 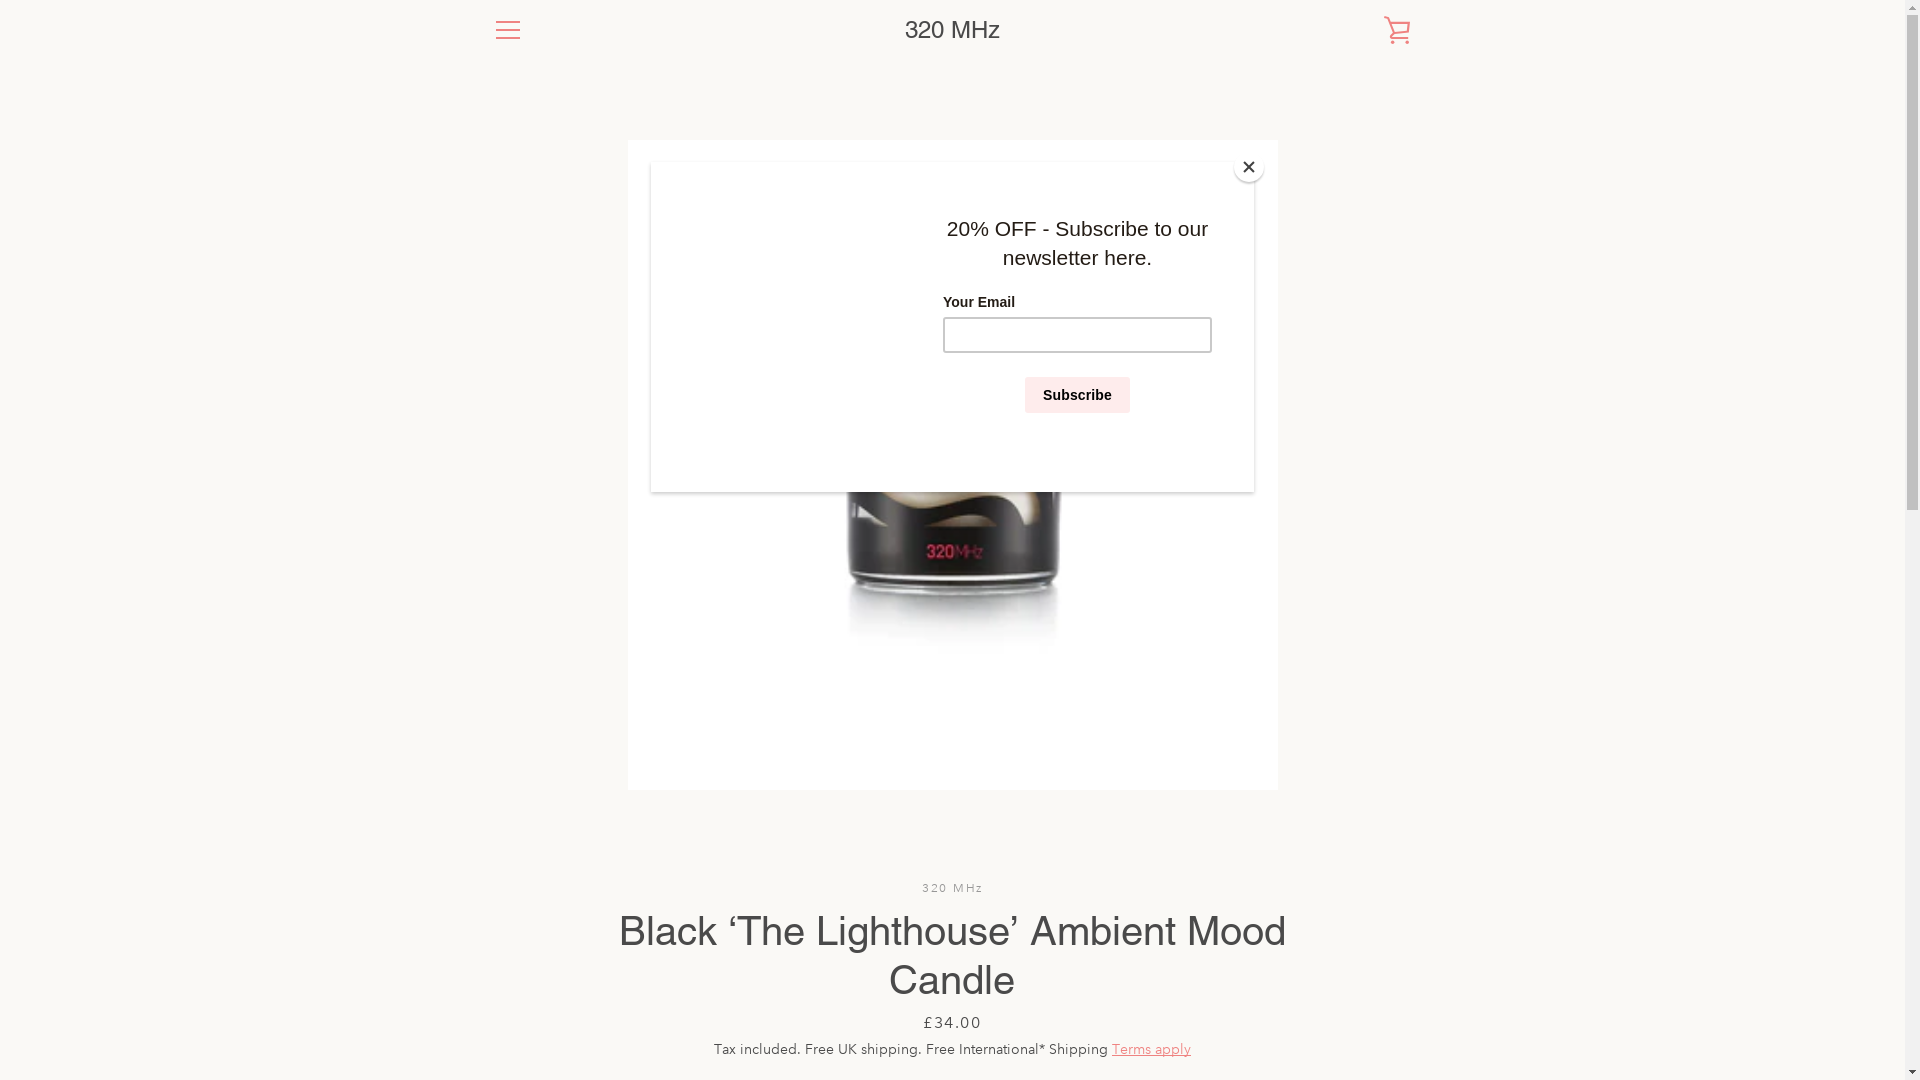 What do you see at coordinates (1395, 30) in the screenshot?
I see `'VIEW CART'` at bounding box center [1395, 30].